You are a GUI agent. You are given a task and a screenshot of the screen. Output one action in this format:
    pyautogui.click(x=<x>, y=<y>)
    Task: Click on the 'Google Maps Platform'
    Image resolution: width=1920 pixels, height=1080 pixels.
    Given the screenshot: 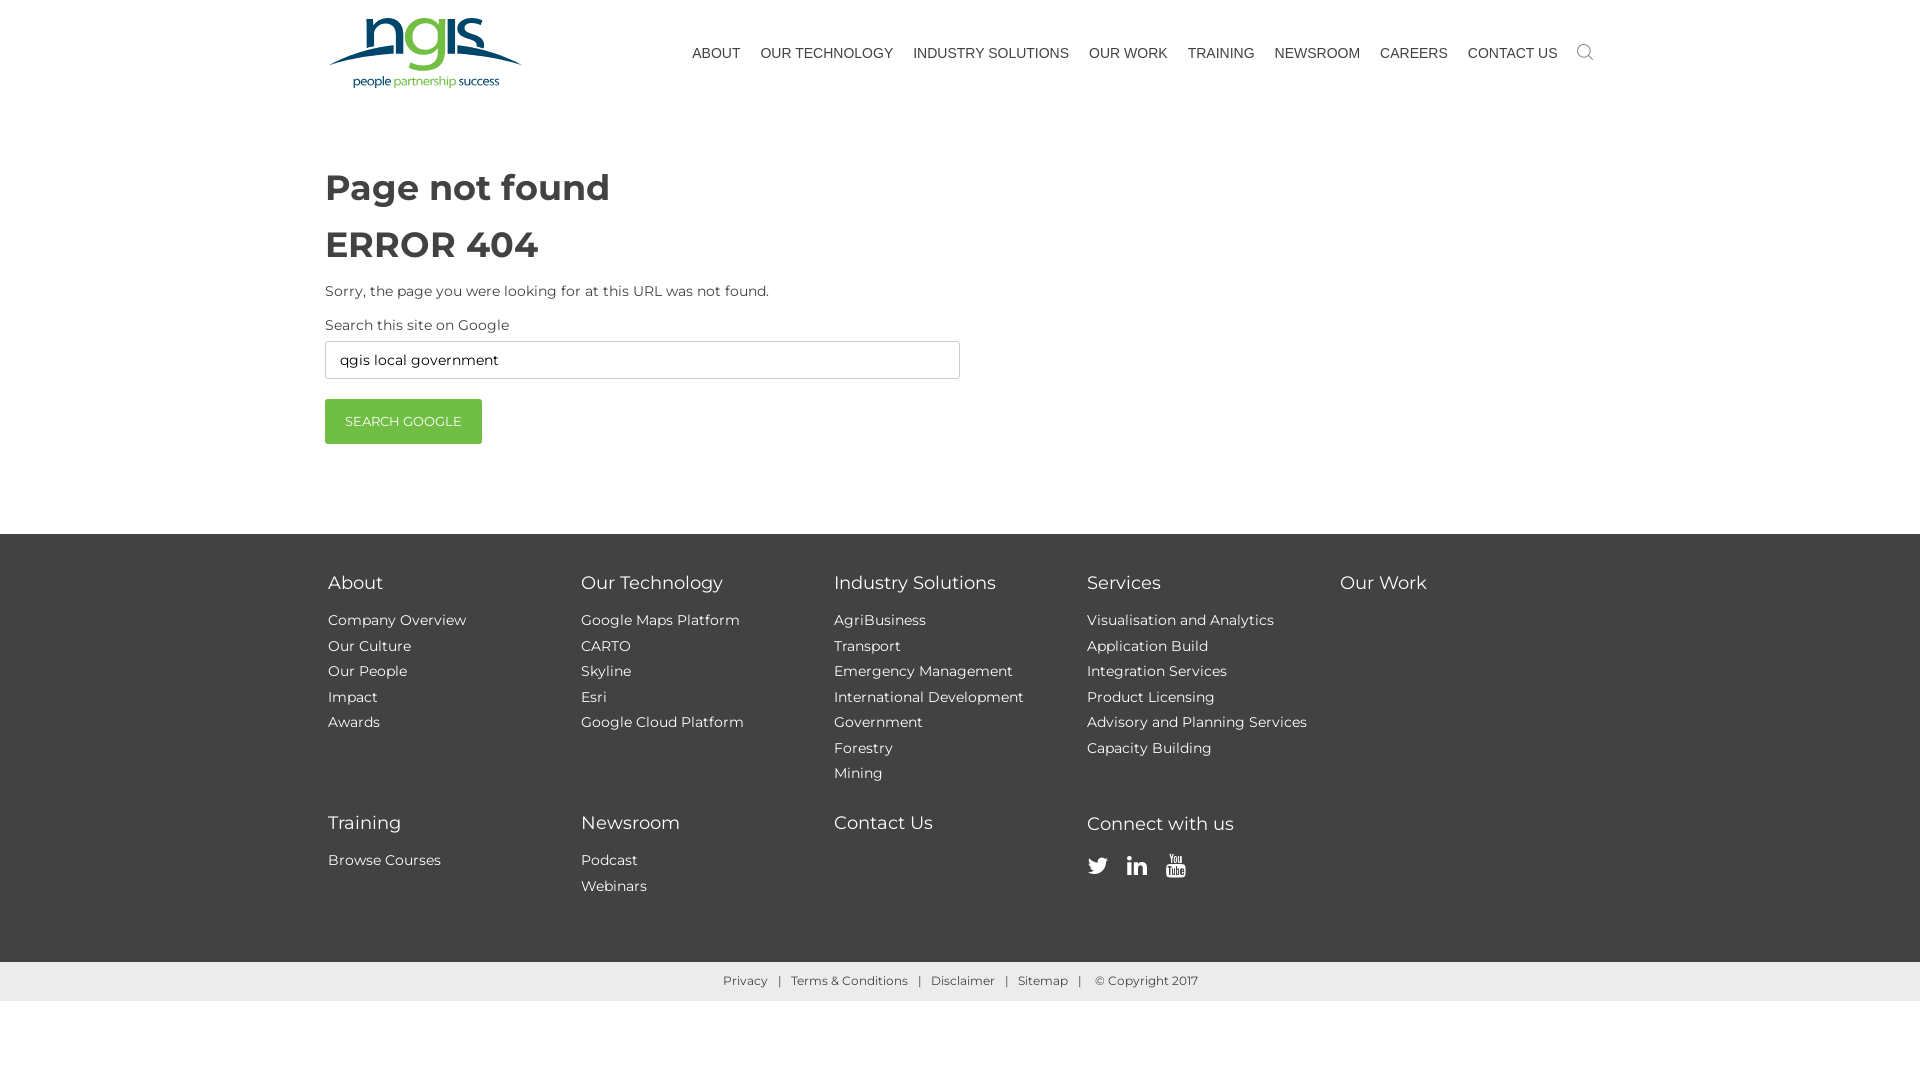 What is the action you would take?
    pyautogui.click(x=659, y=619)
    